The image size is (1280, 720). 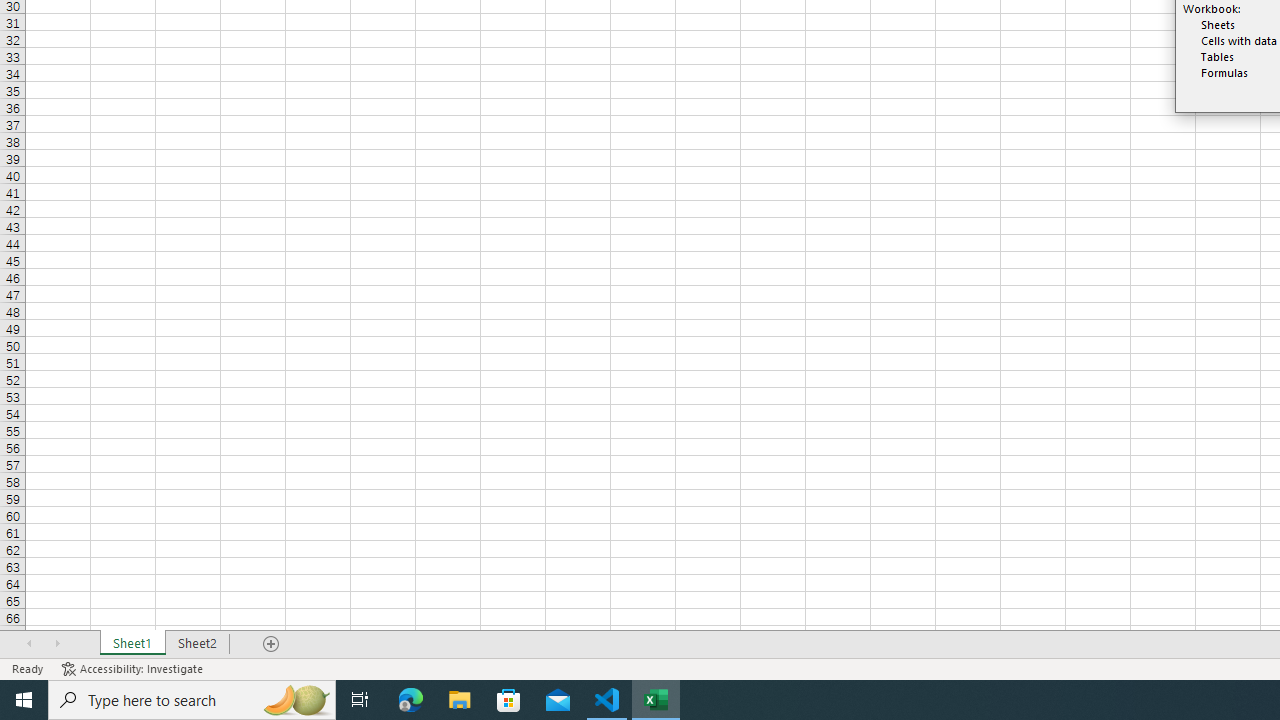 I want to click on 'Microsoft Store', so click(x=509, y=698).